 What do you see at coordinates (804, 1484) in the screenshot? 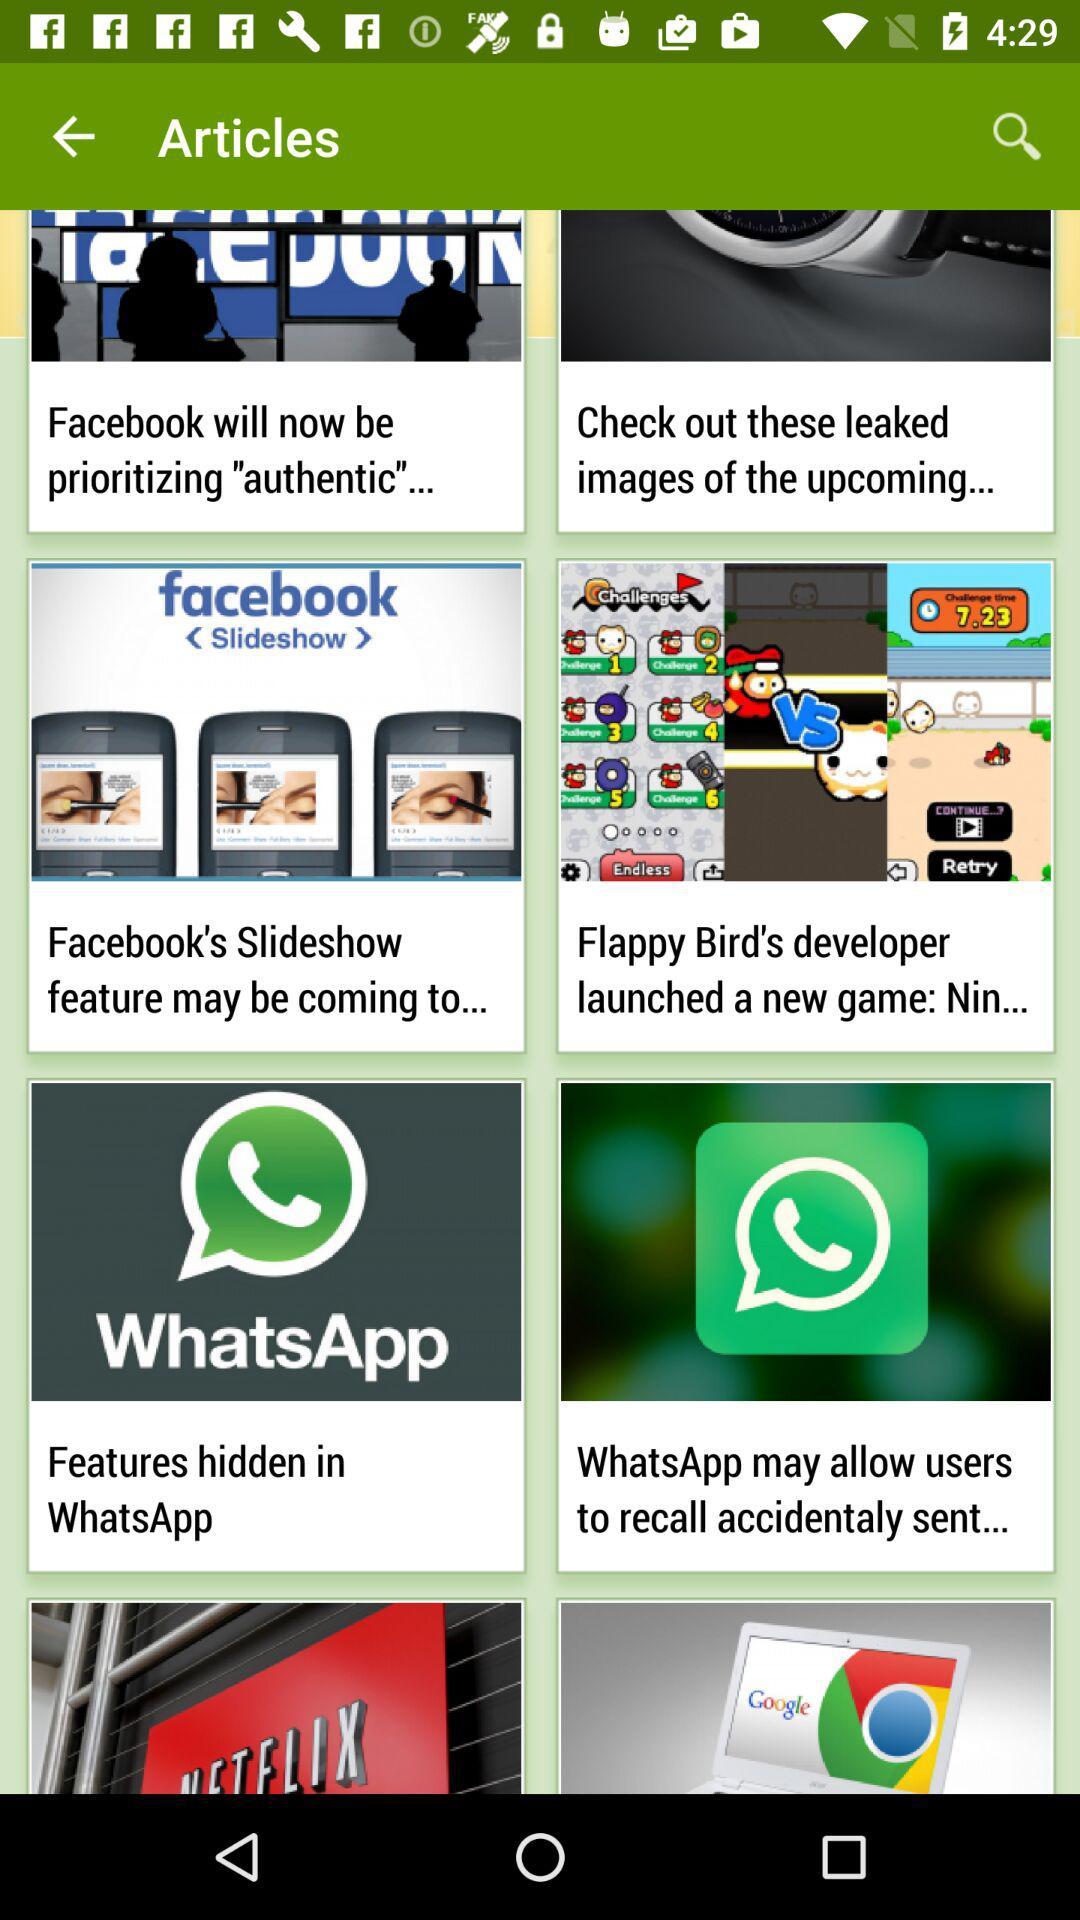
I see `whatsapp may allow item` at bounding box center [804, 1484].